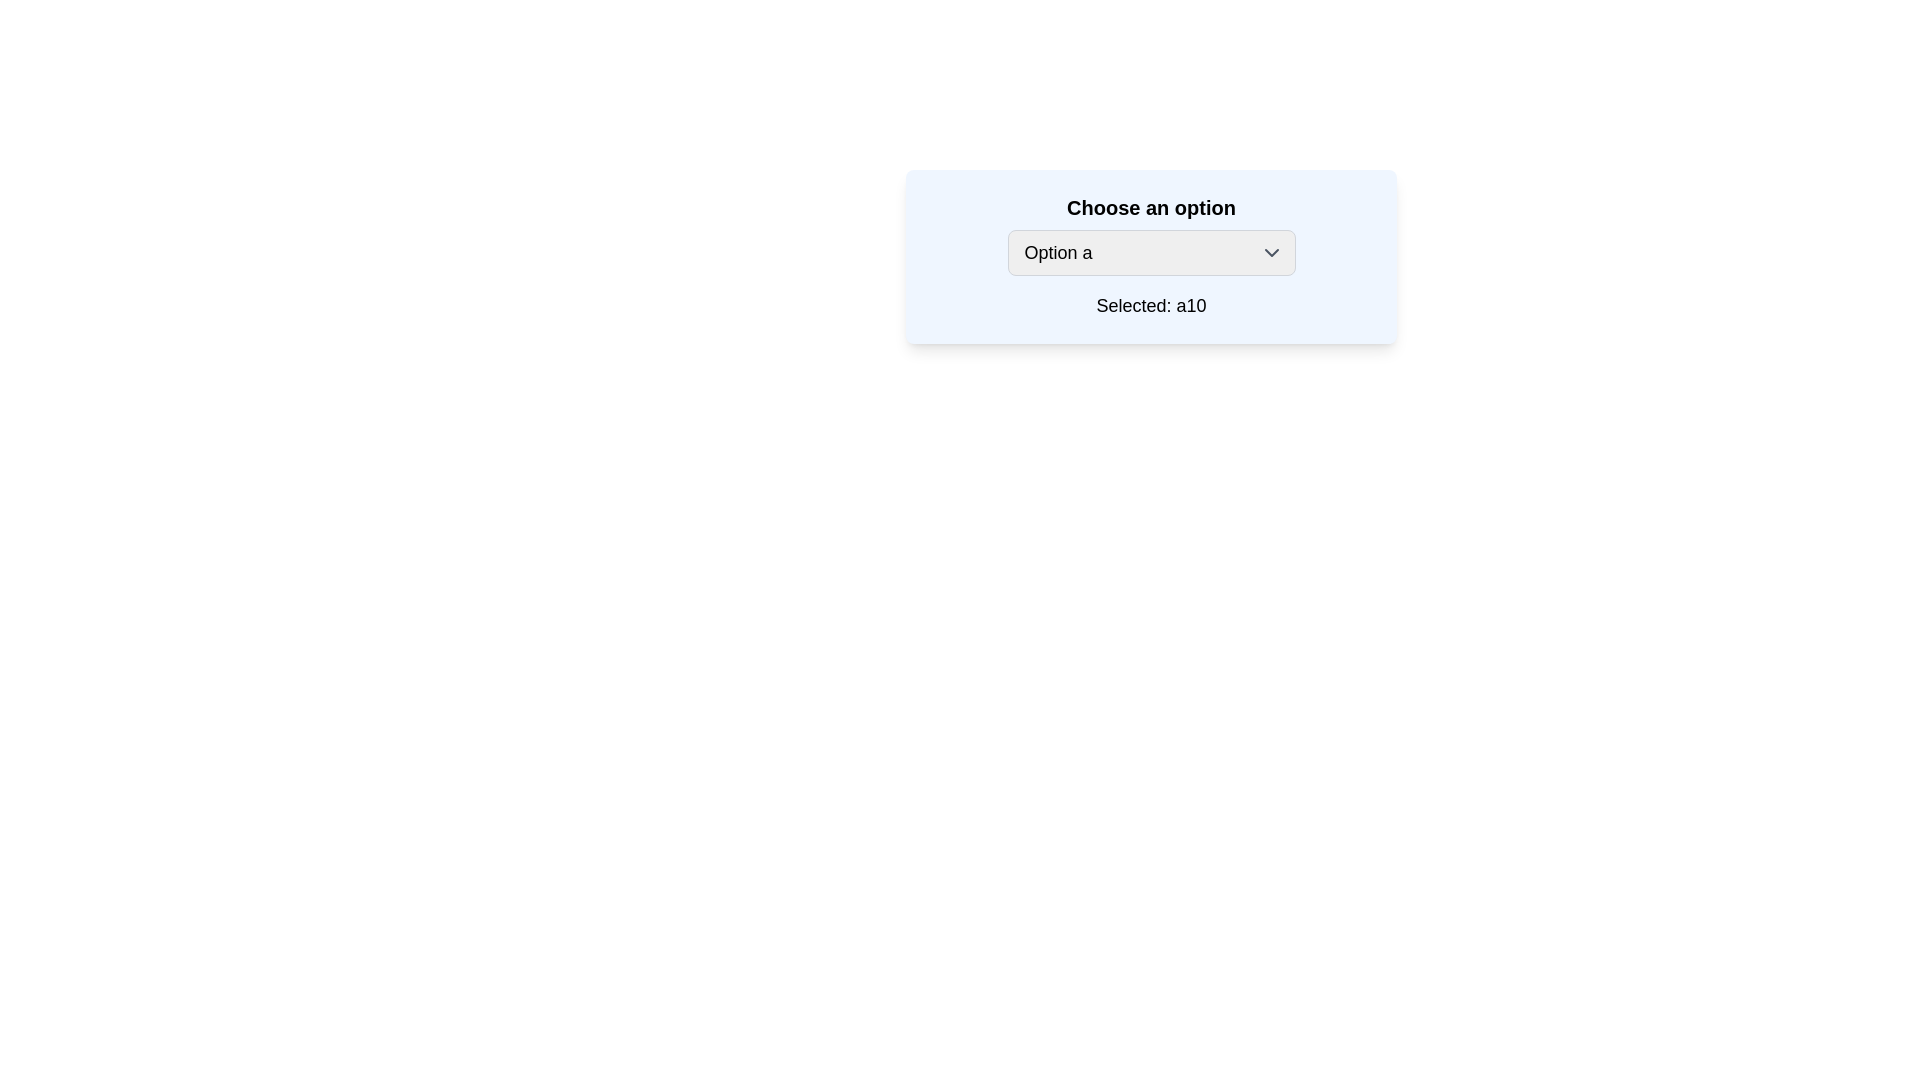 The width and height of the screenshot is (1920, 1080). What do you see at coordinates (1151, 305) in the screenshot?
I see `the text display element that shows 'Selected: a10', which is located below the dropdown menu titled 'Choose an option'` at bounding box center [1151, 305].